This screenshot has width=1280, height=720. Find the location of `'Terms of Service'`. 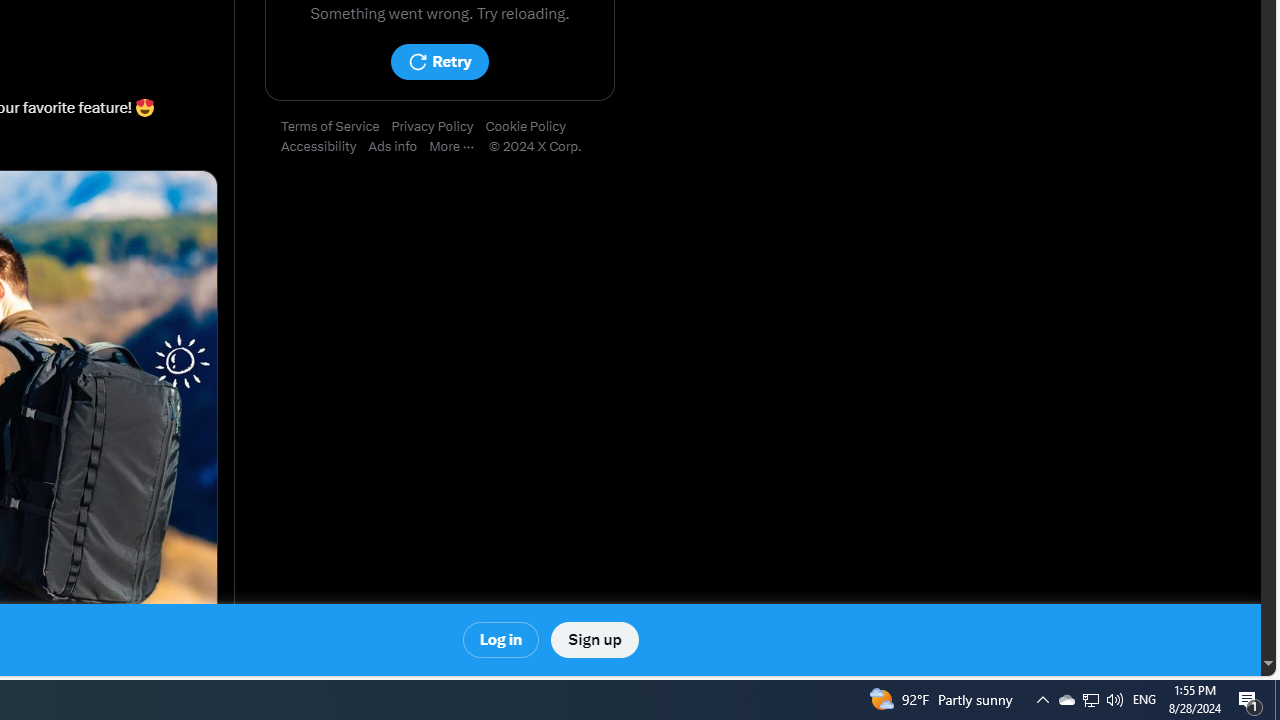

'Terms of Service' is located at coordinates (336, 127).